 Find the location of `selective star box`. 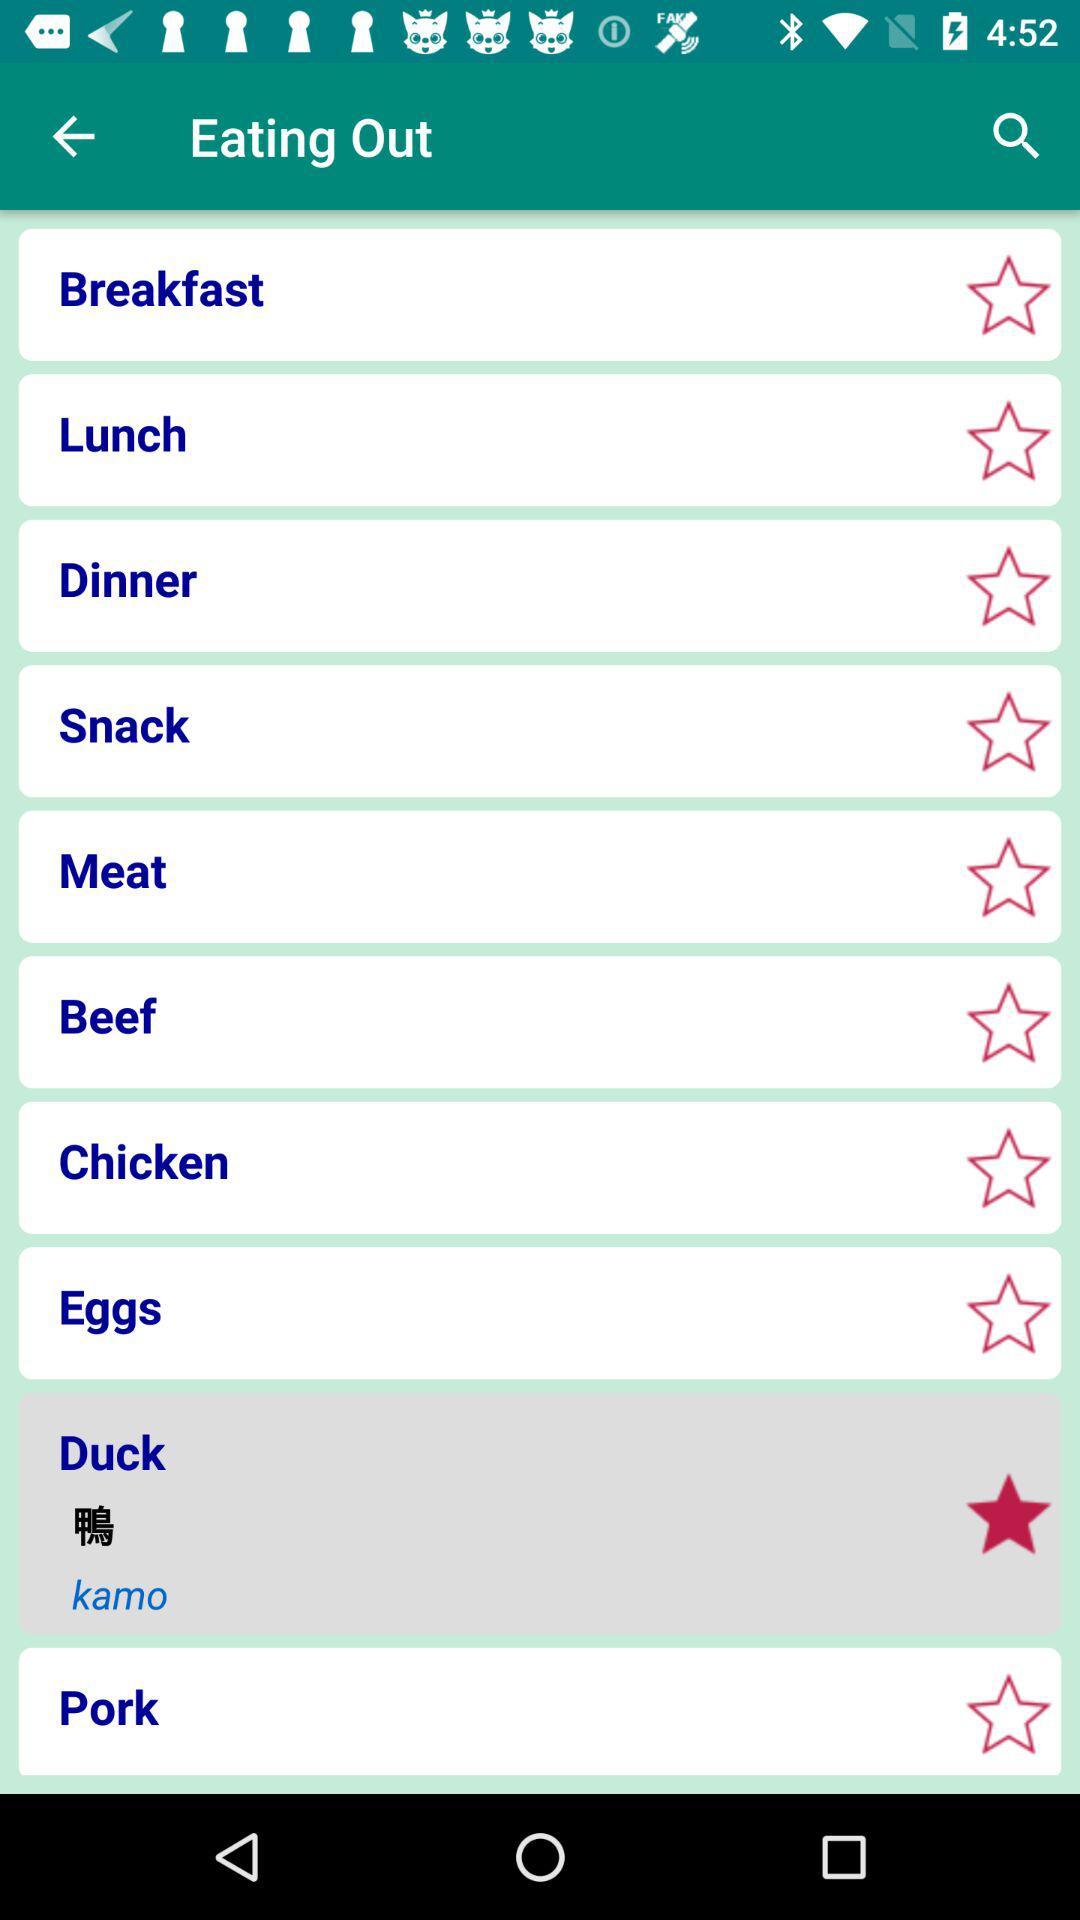

selective star box is located at coordinates (1008, 439).